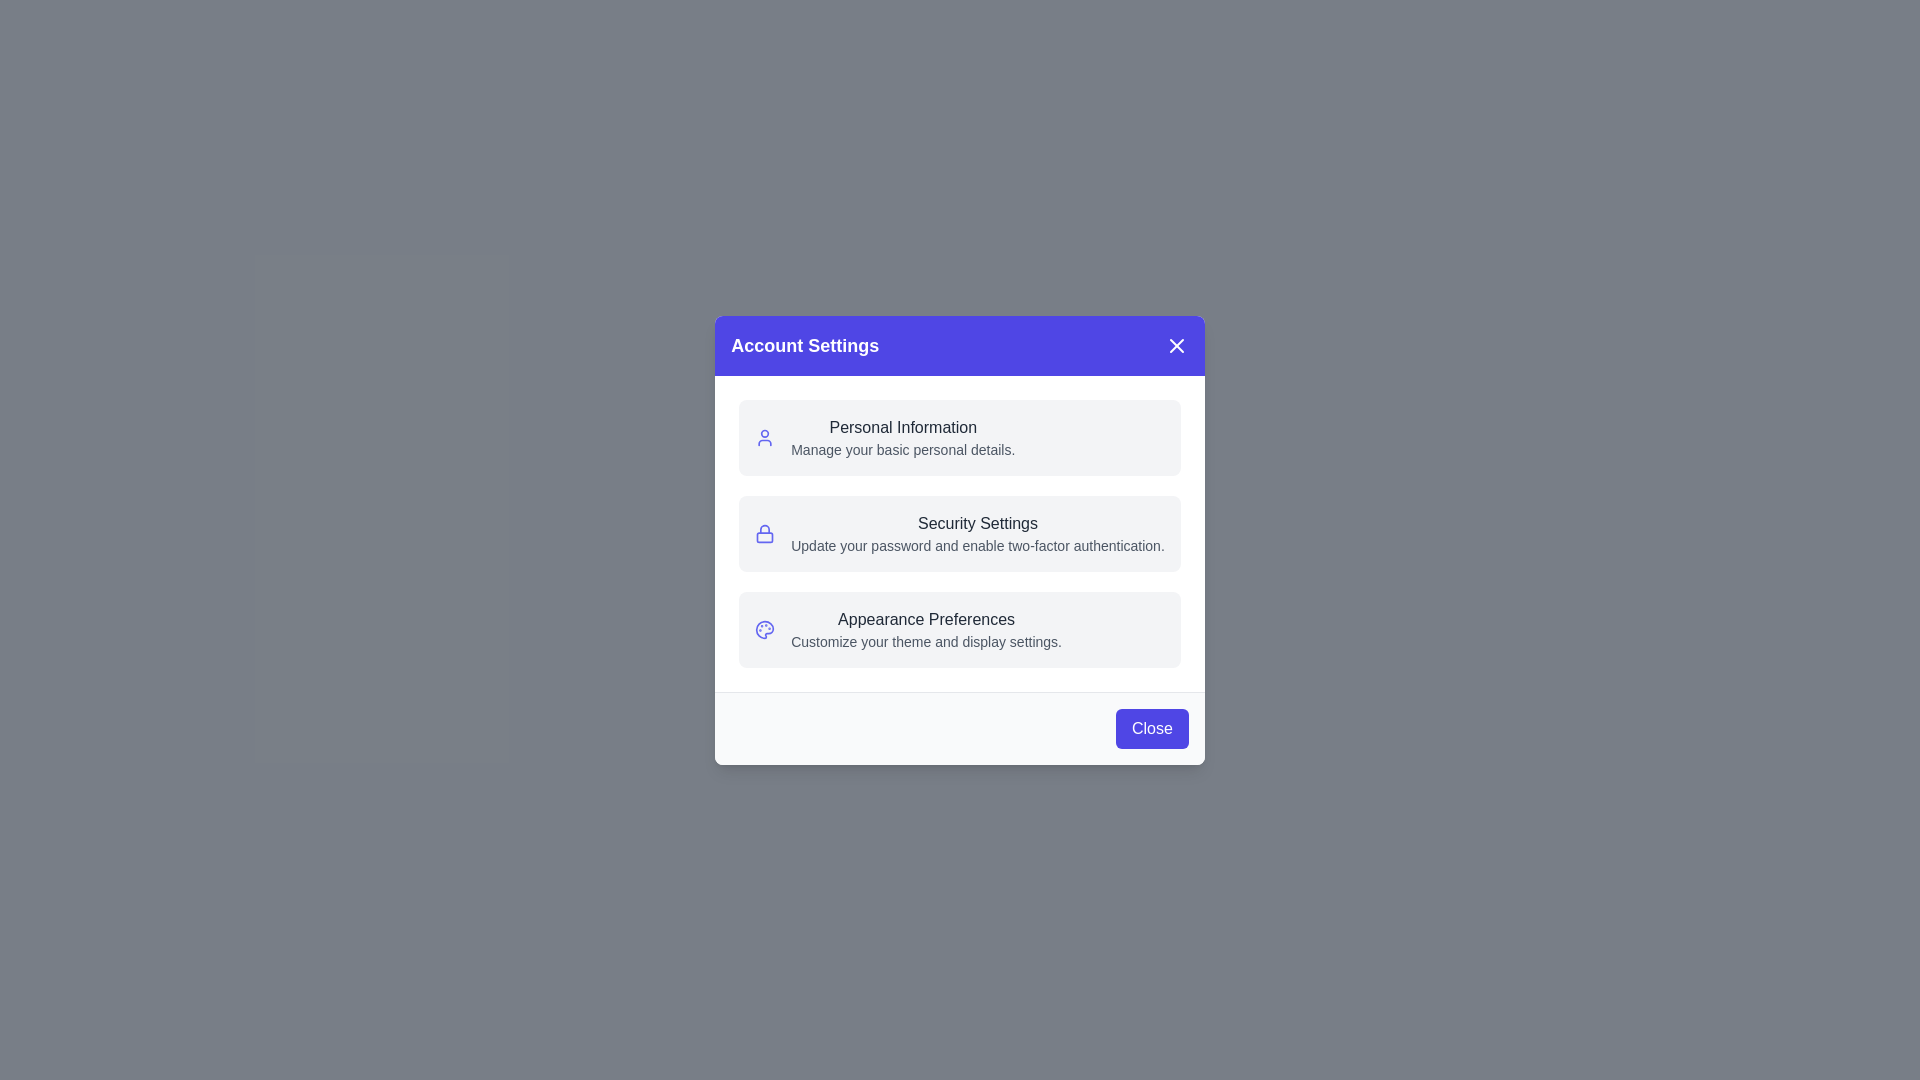  I want to click on the 'Personal Information' text label within the 'Account Settings' modal, so click(902, 426).